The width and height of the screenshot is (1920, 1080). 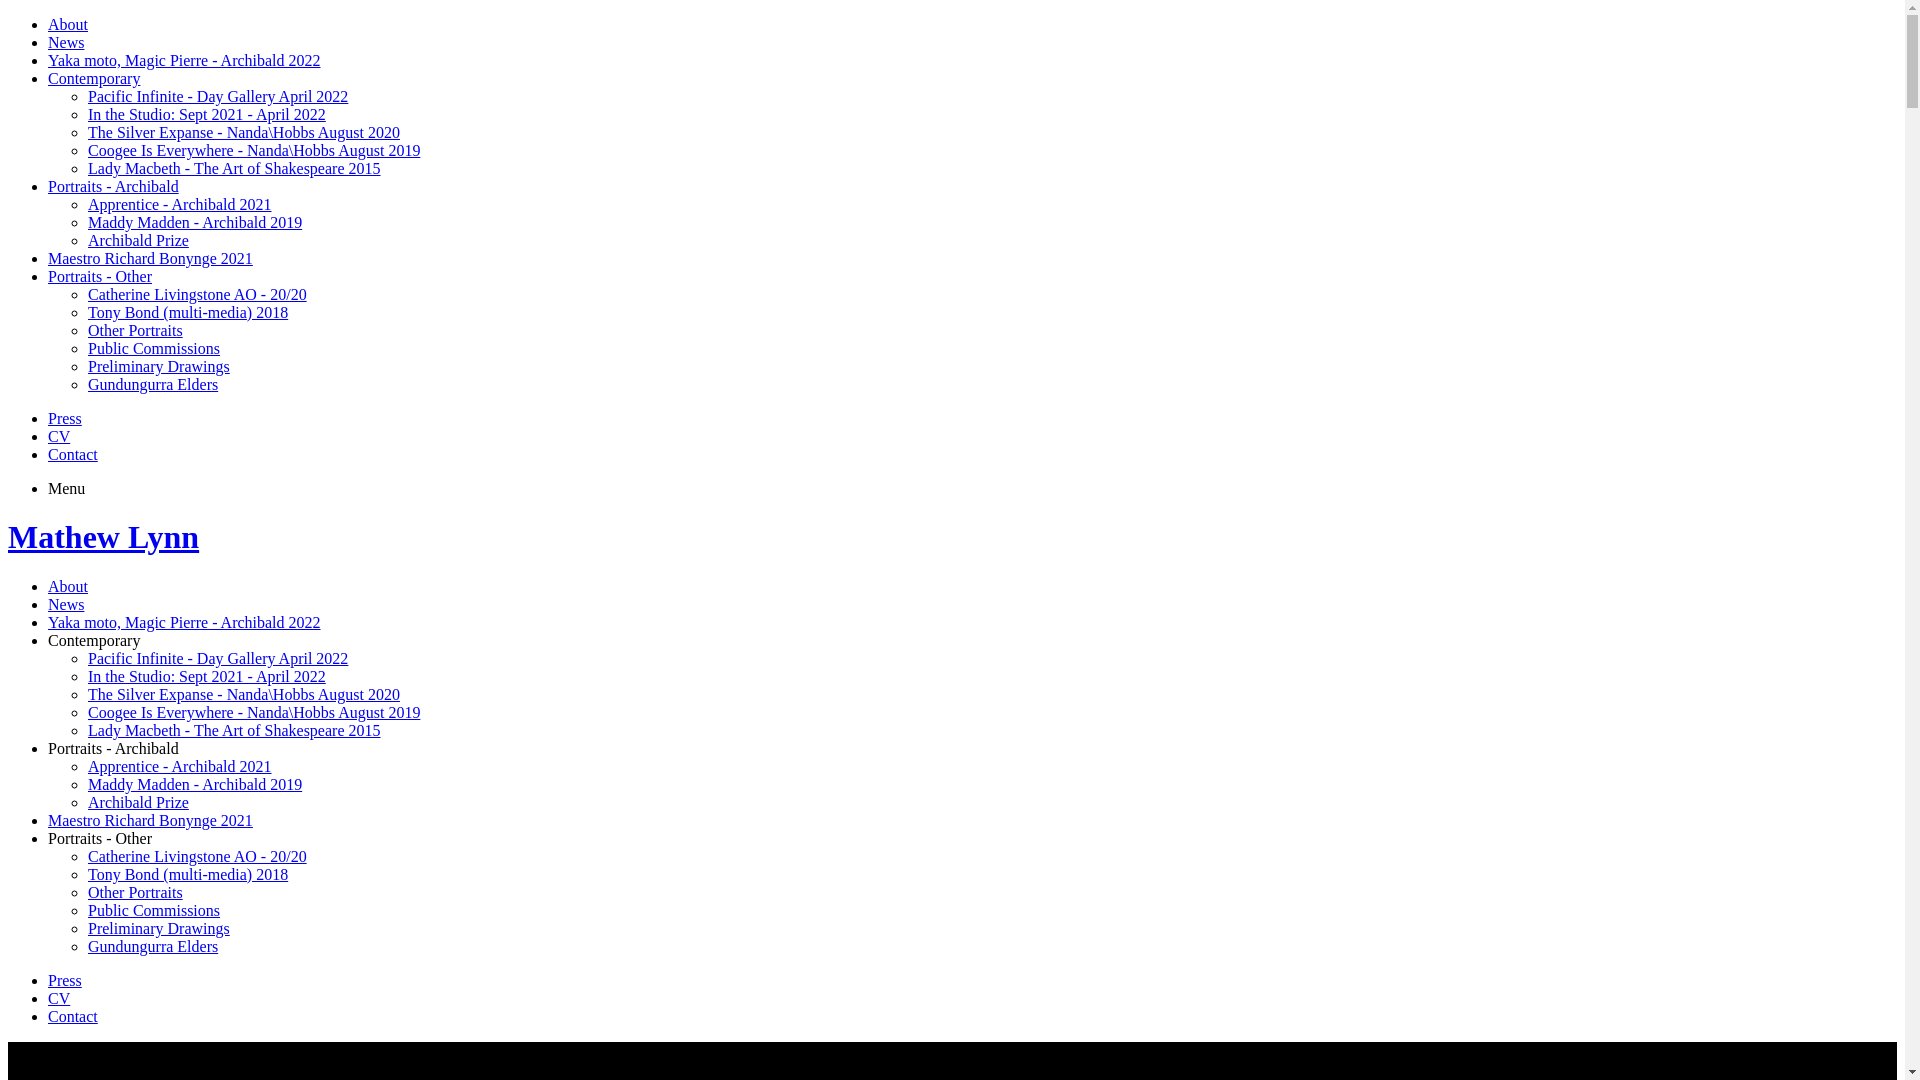 I want to click on 'Contact', so click(x=48, y=1016).